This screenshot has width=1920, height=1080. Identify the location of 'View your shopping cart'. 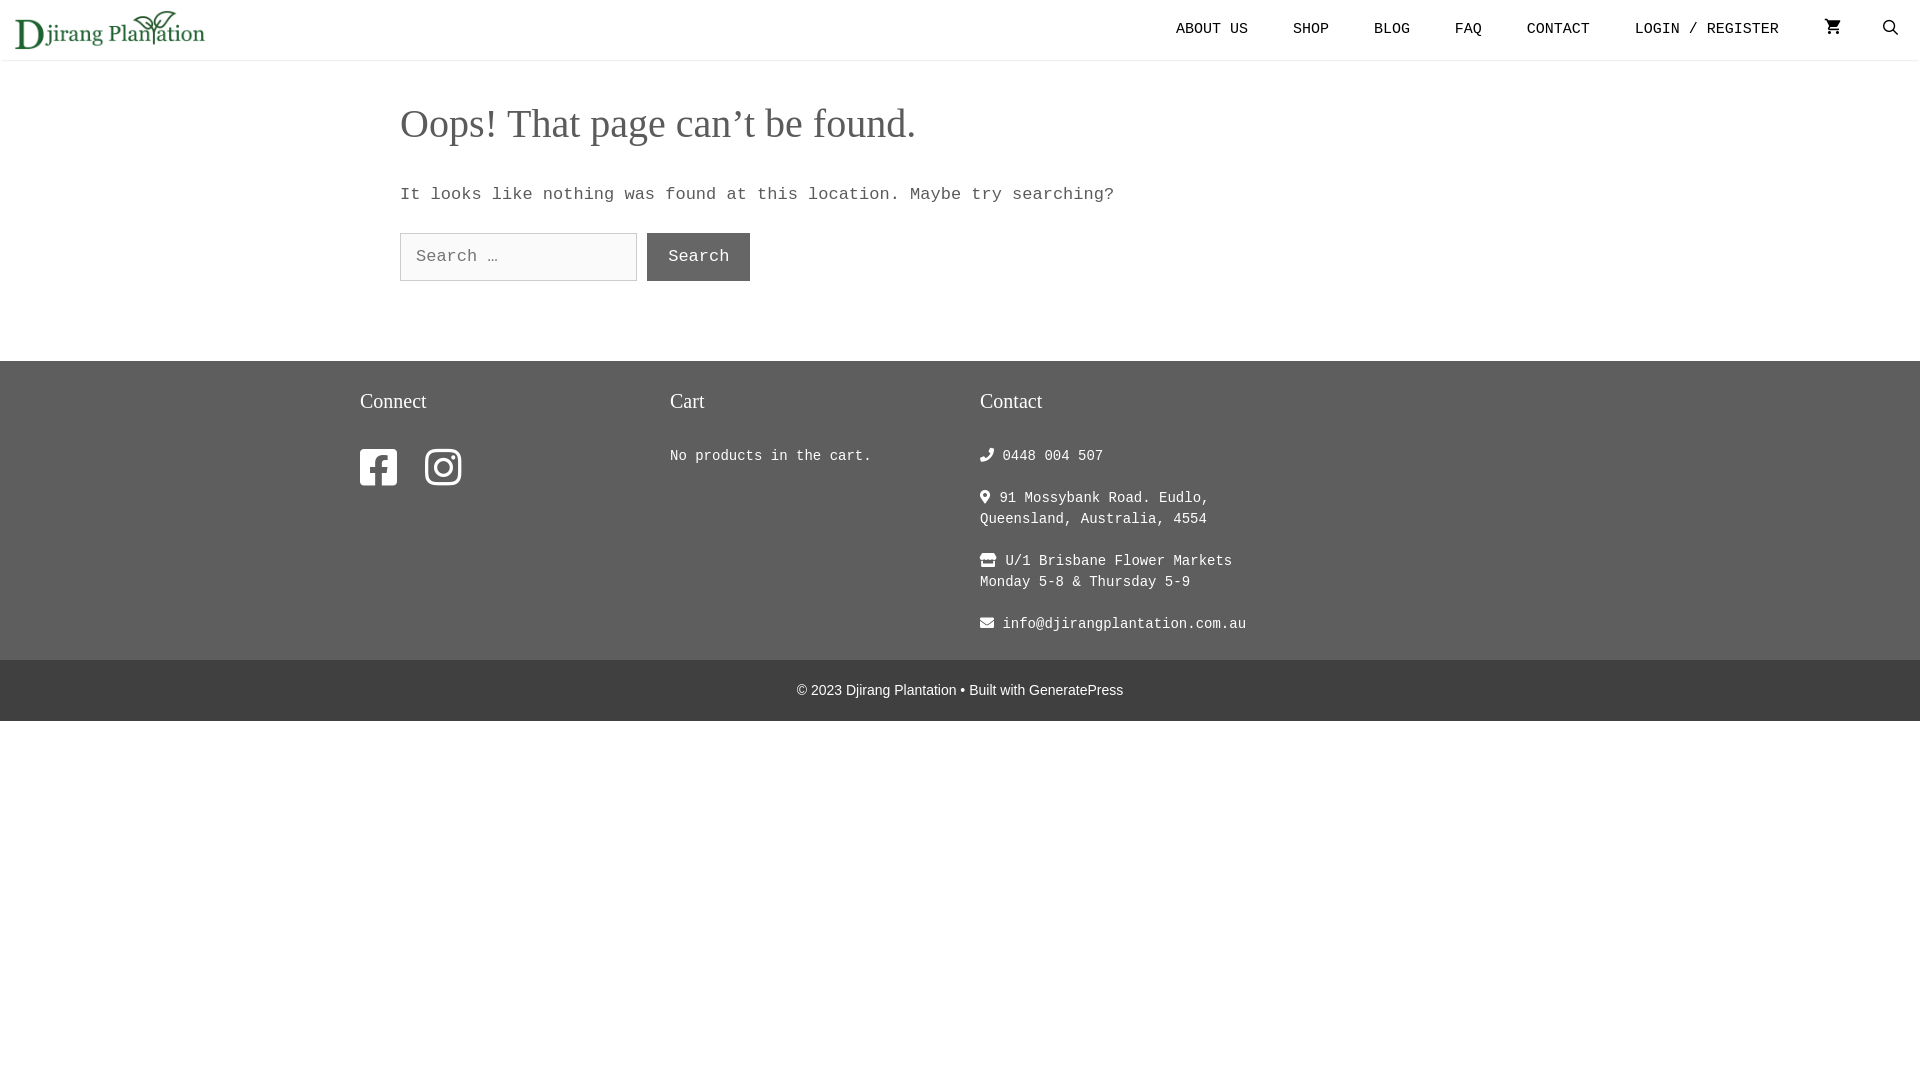
(1832, 30).